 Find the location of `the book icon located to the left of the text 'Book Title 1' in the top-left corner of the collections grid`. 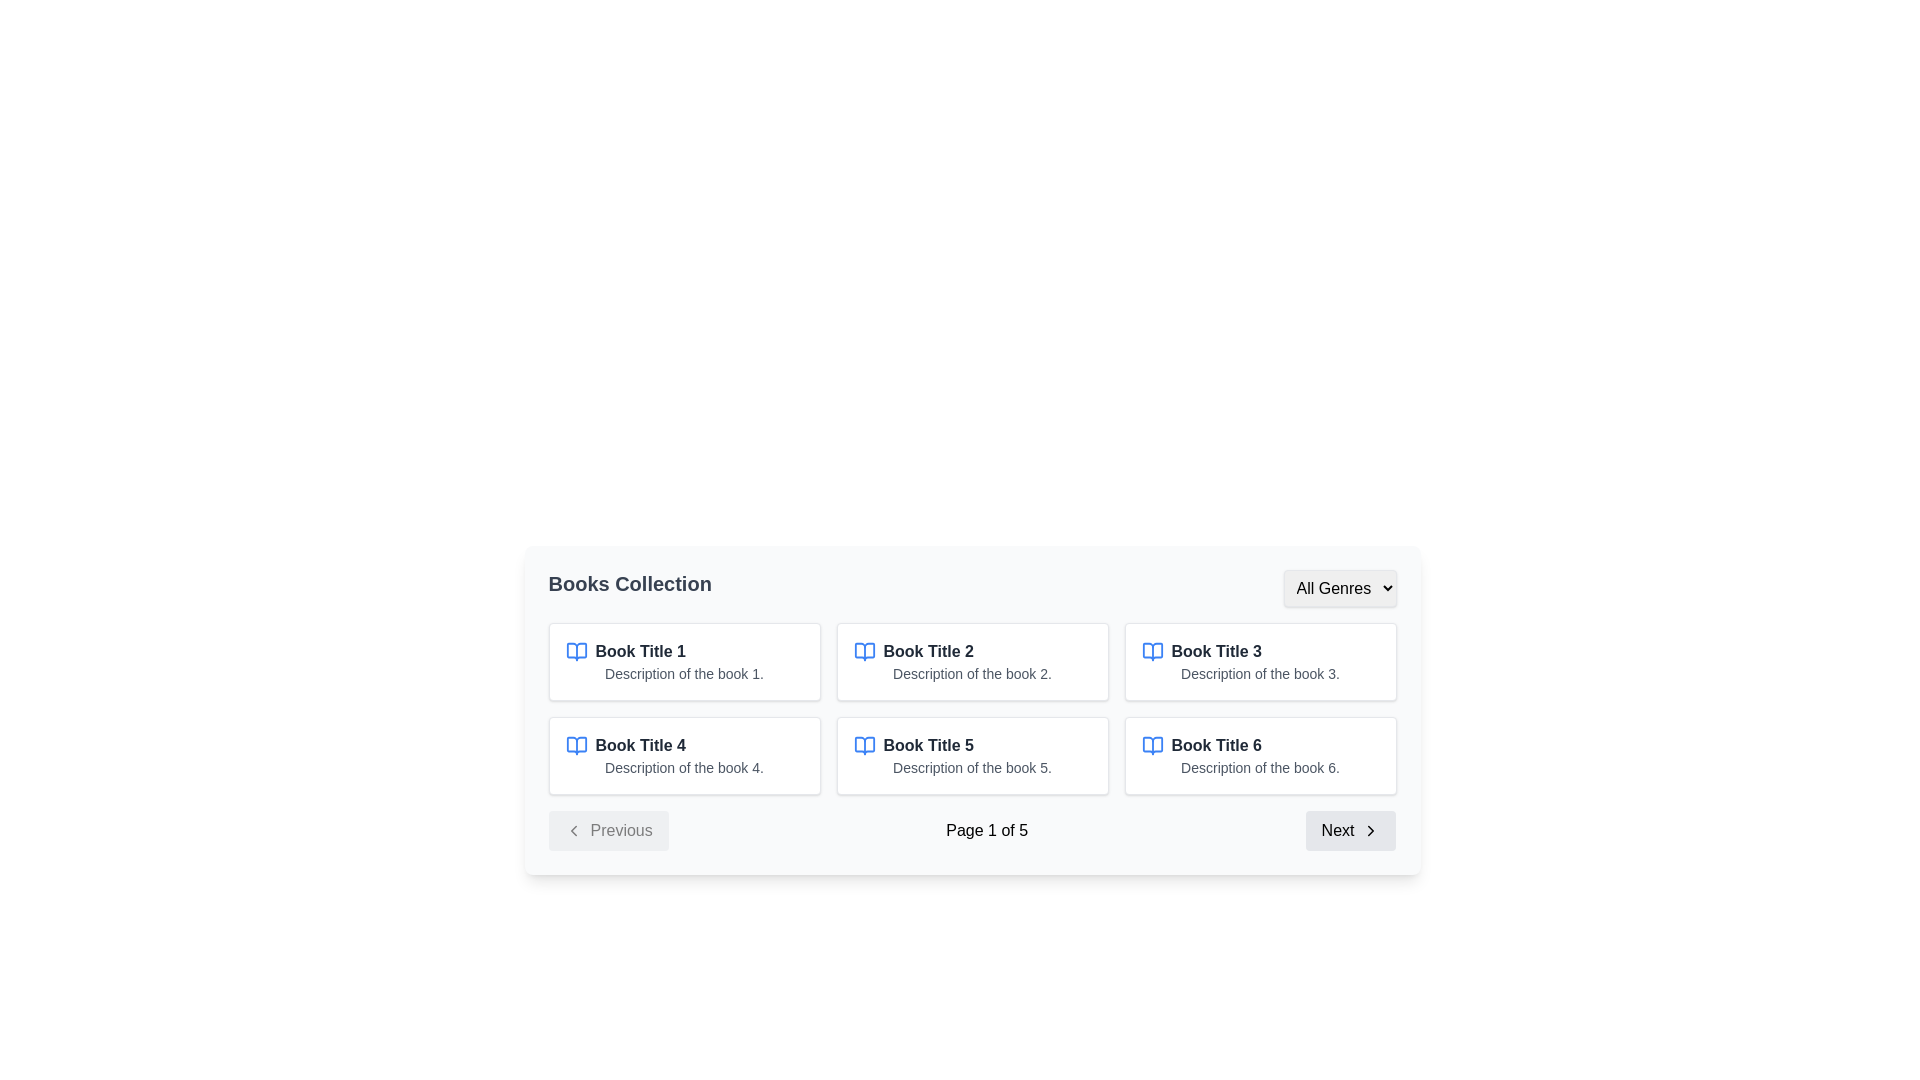

the book icon located to the left of the text 'Book Title 1' in the top-left corner of the collections grid is located at coordinates (575, 651).